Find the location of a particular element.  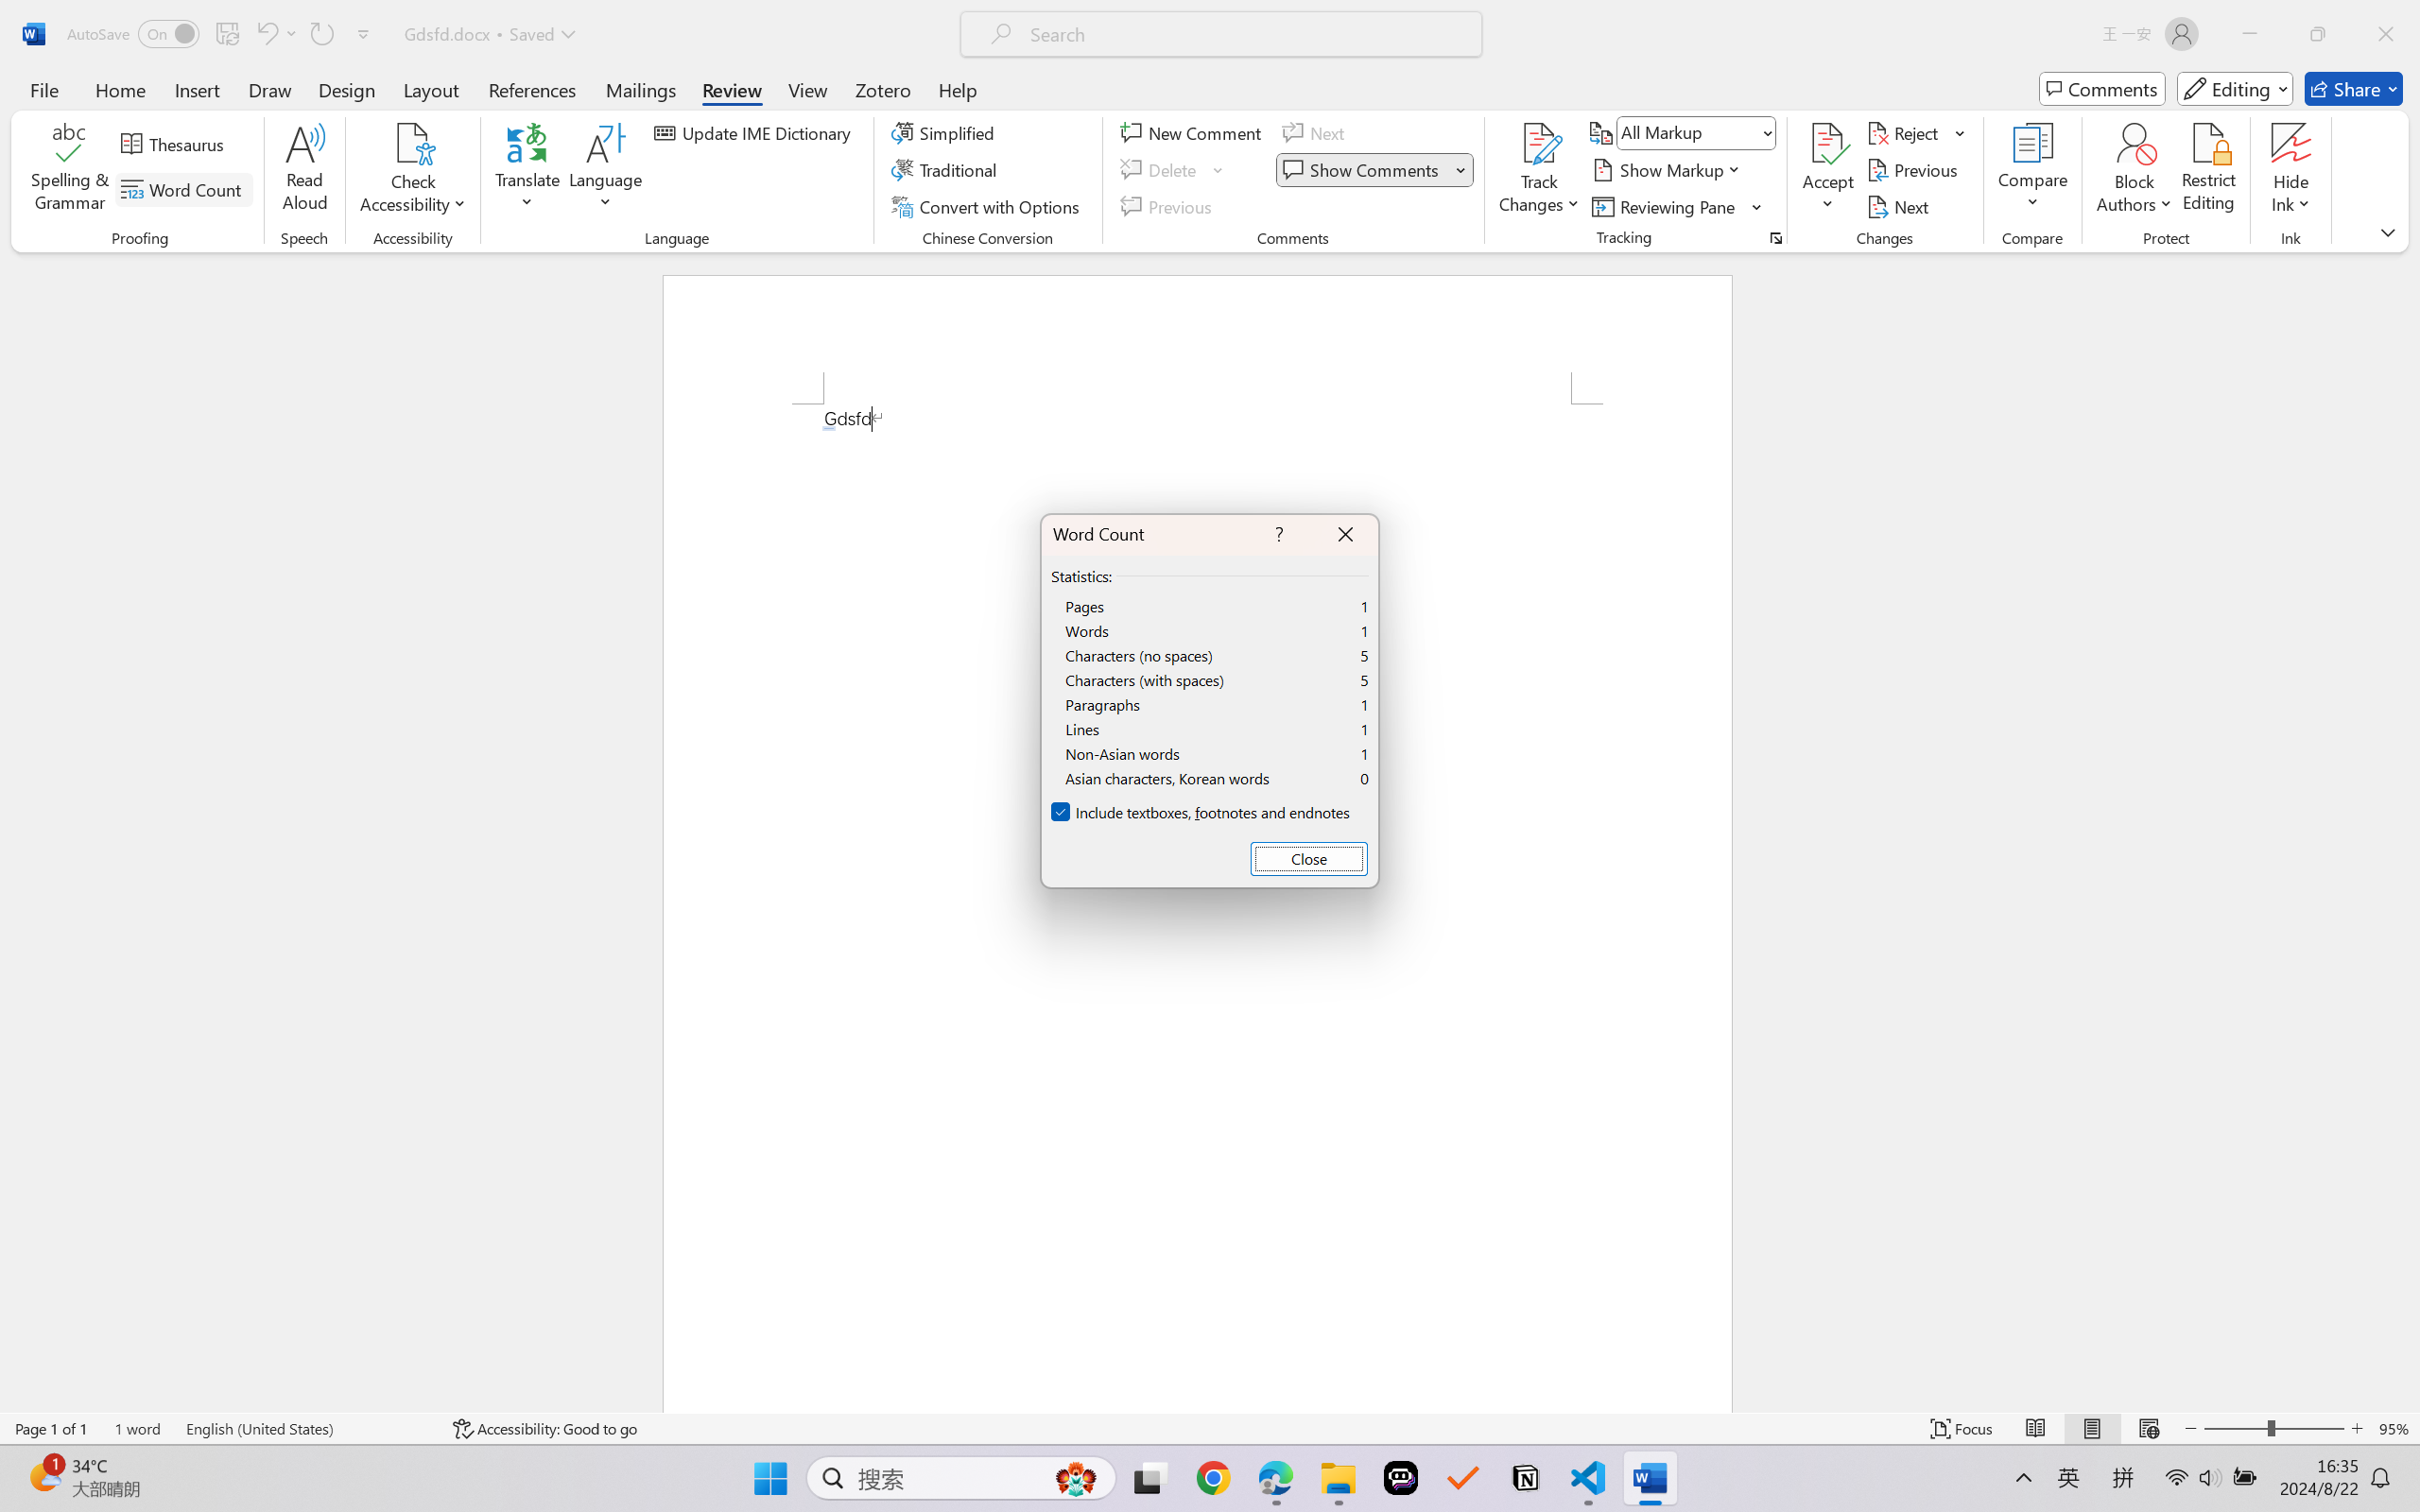

'Show Comments' is located at coordinates (1374, 170).